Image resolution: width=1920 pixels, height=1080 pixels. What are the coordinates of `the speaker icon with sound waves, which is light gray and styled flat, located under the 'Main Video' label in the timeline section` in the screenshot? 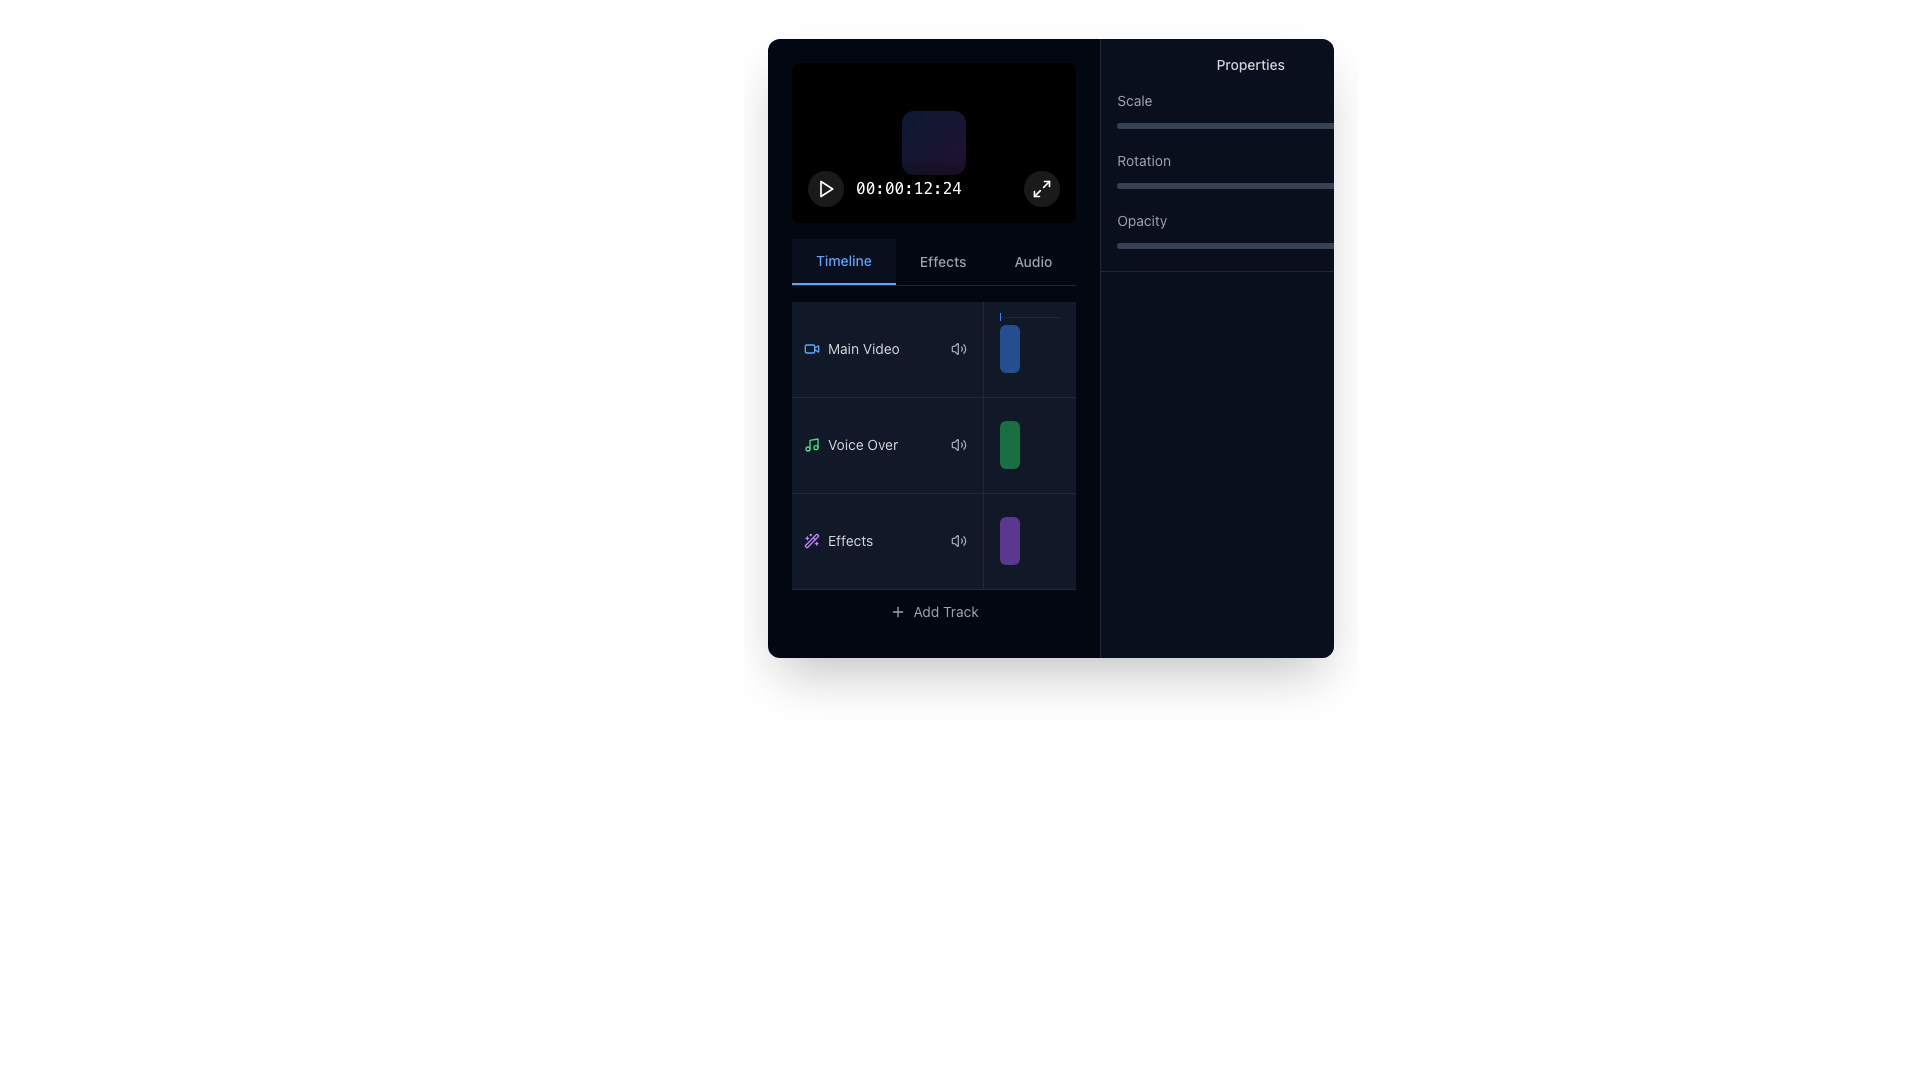 It's located at (958, 347).